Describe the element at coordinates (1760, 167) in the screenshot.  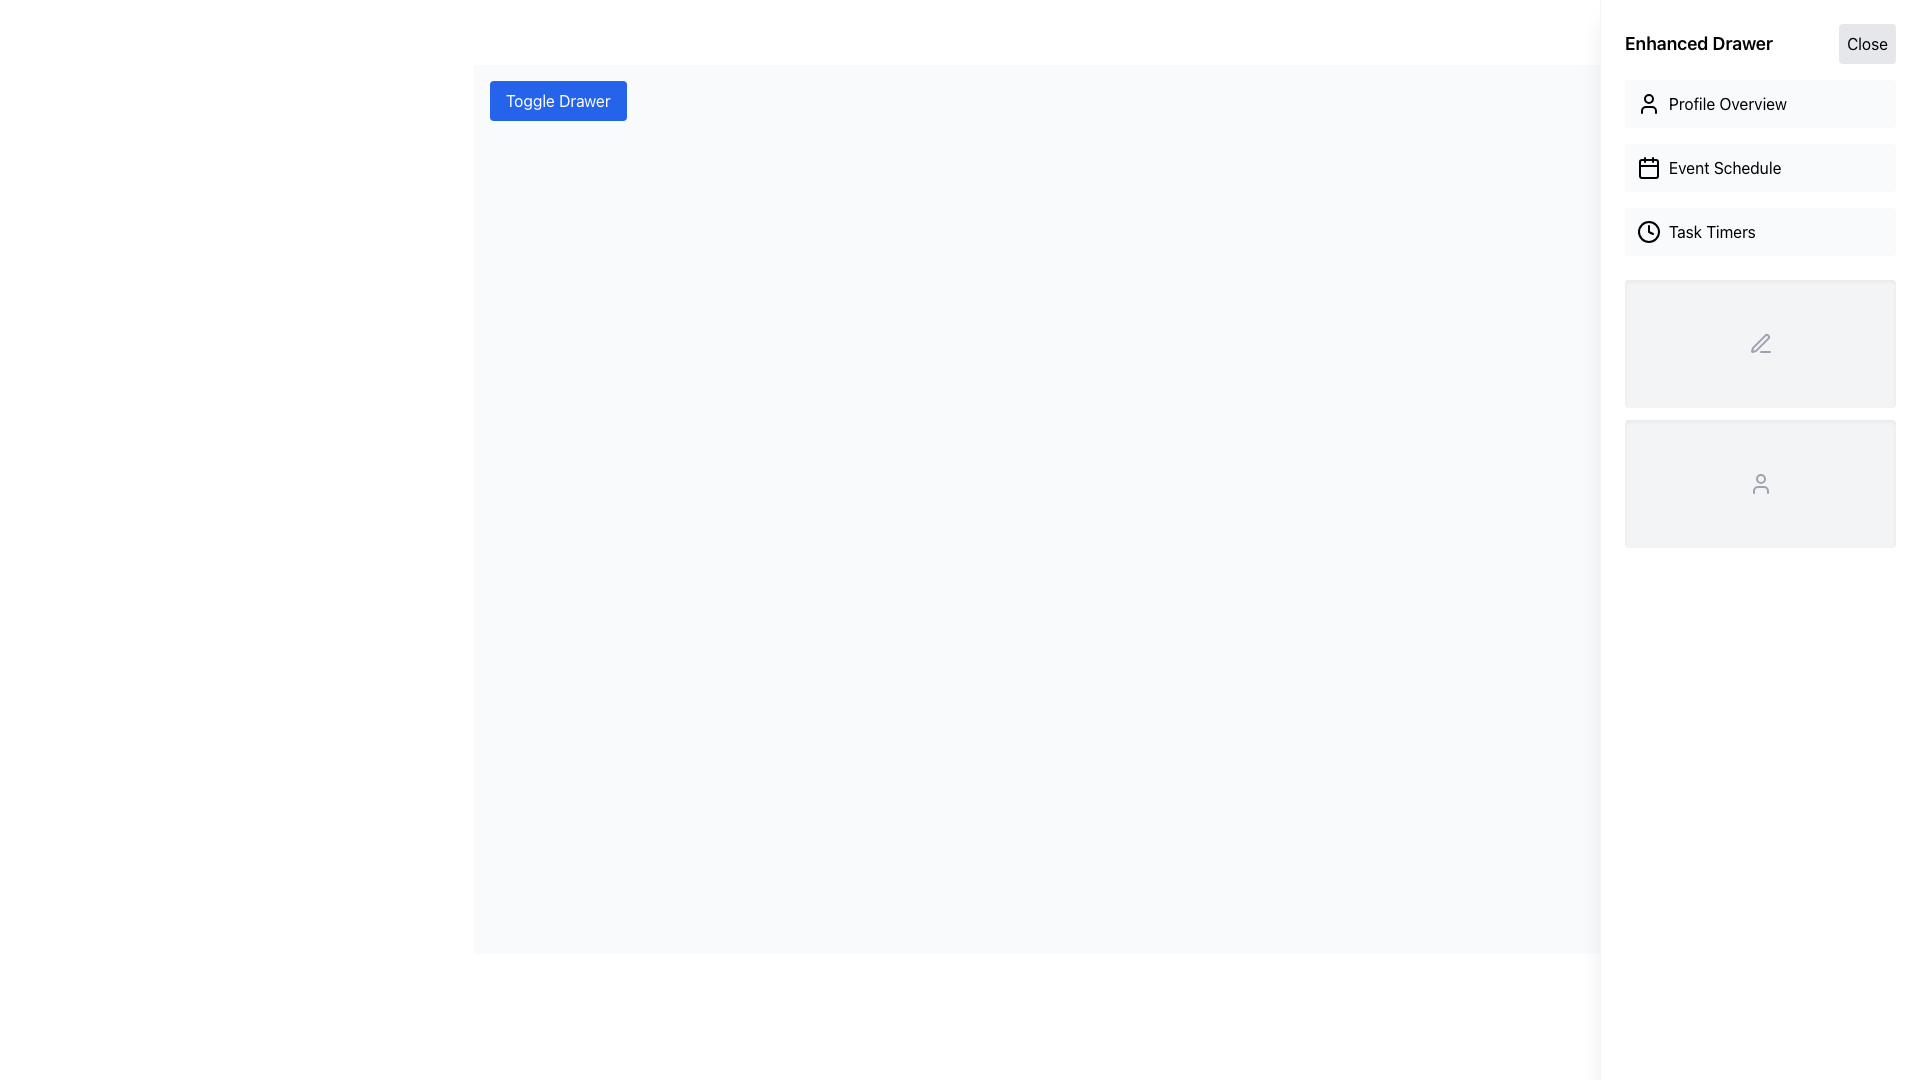
I see `the row in the vertical navigational menu labeled 'Enhanced Drawer'` at that location.